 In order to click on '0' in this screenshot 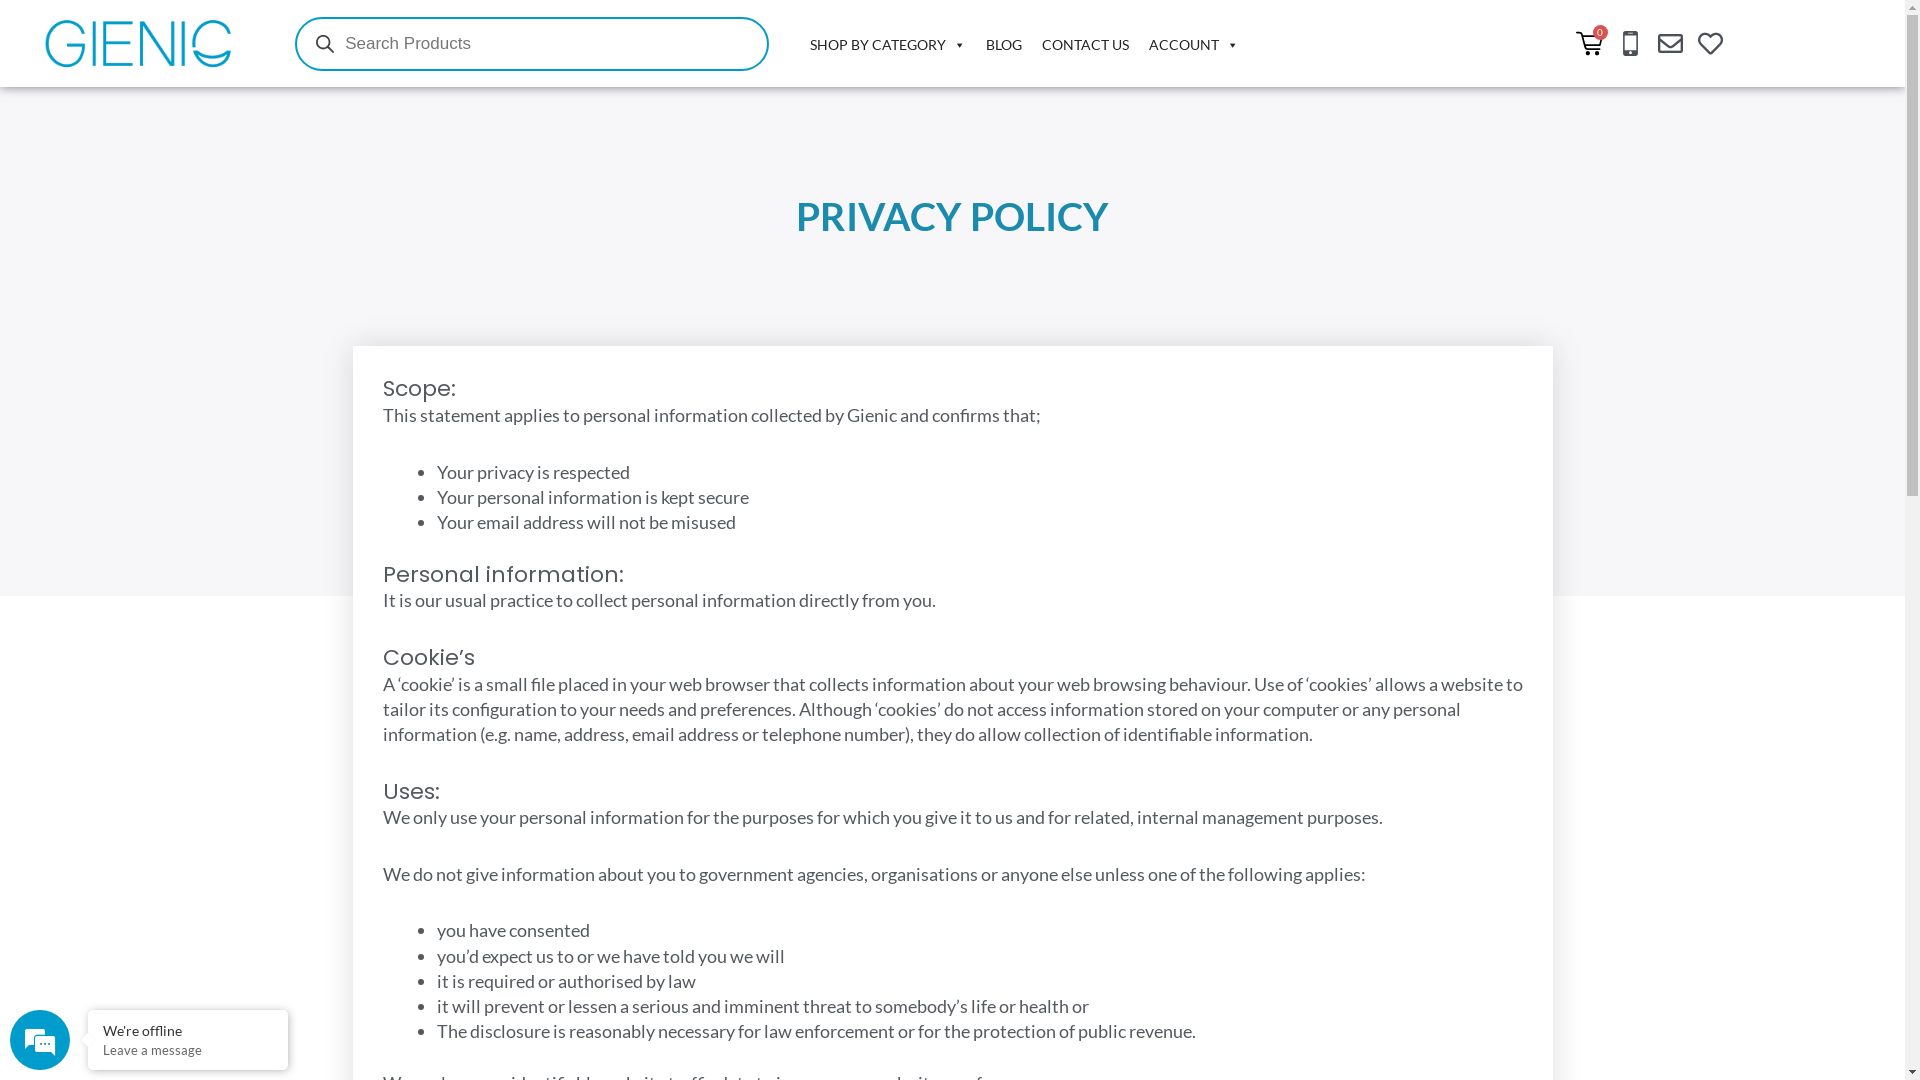, I will do `click(1564, 43)`.